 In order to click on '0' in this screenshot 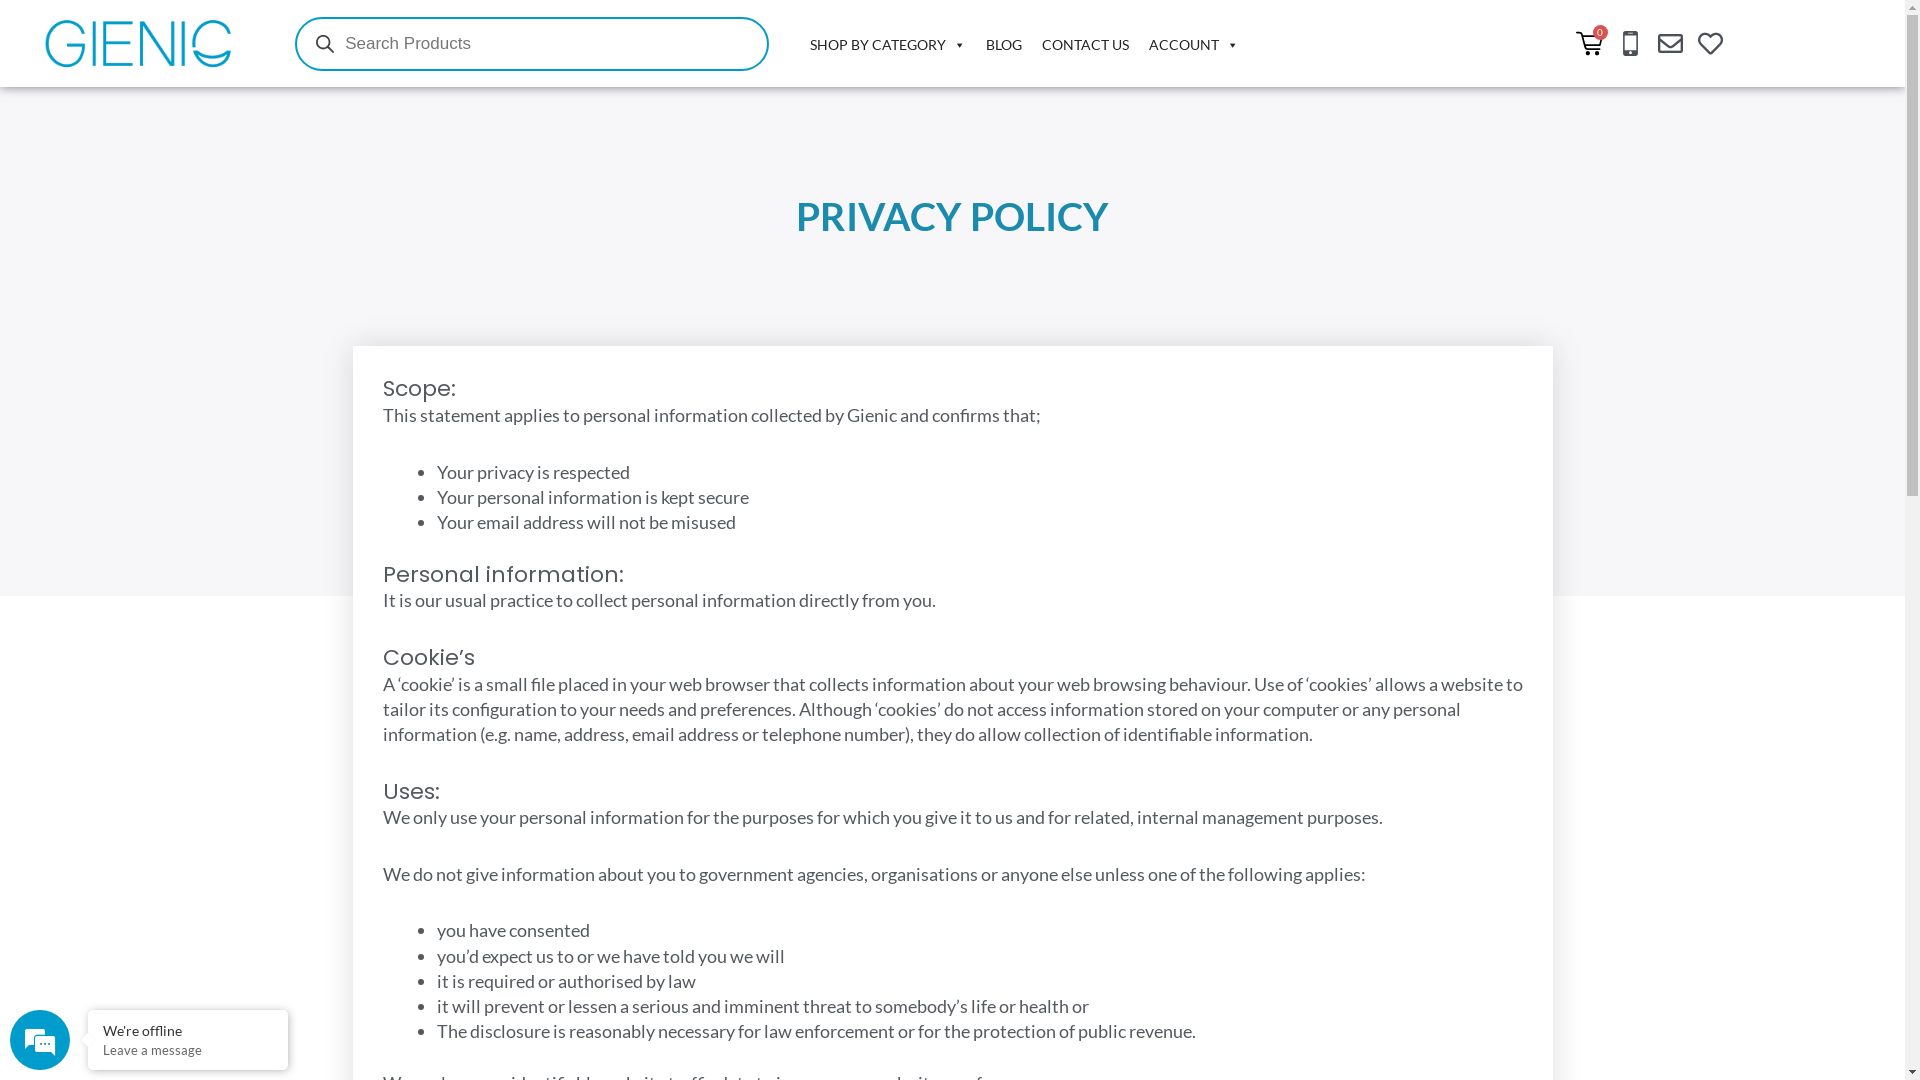, I will do `click(1564, 43)`.